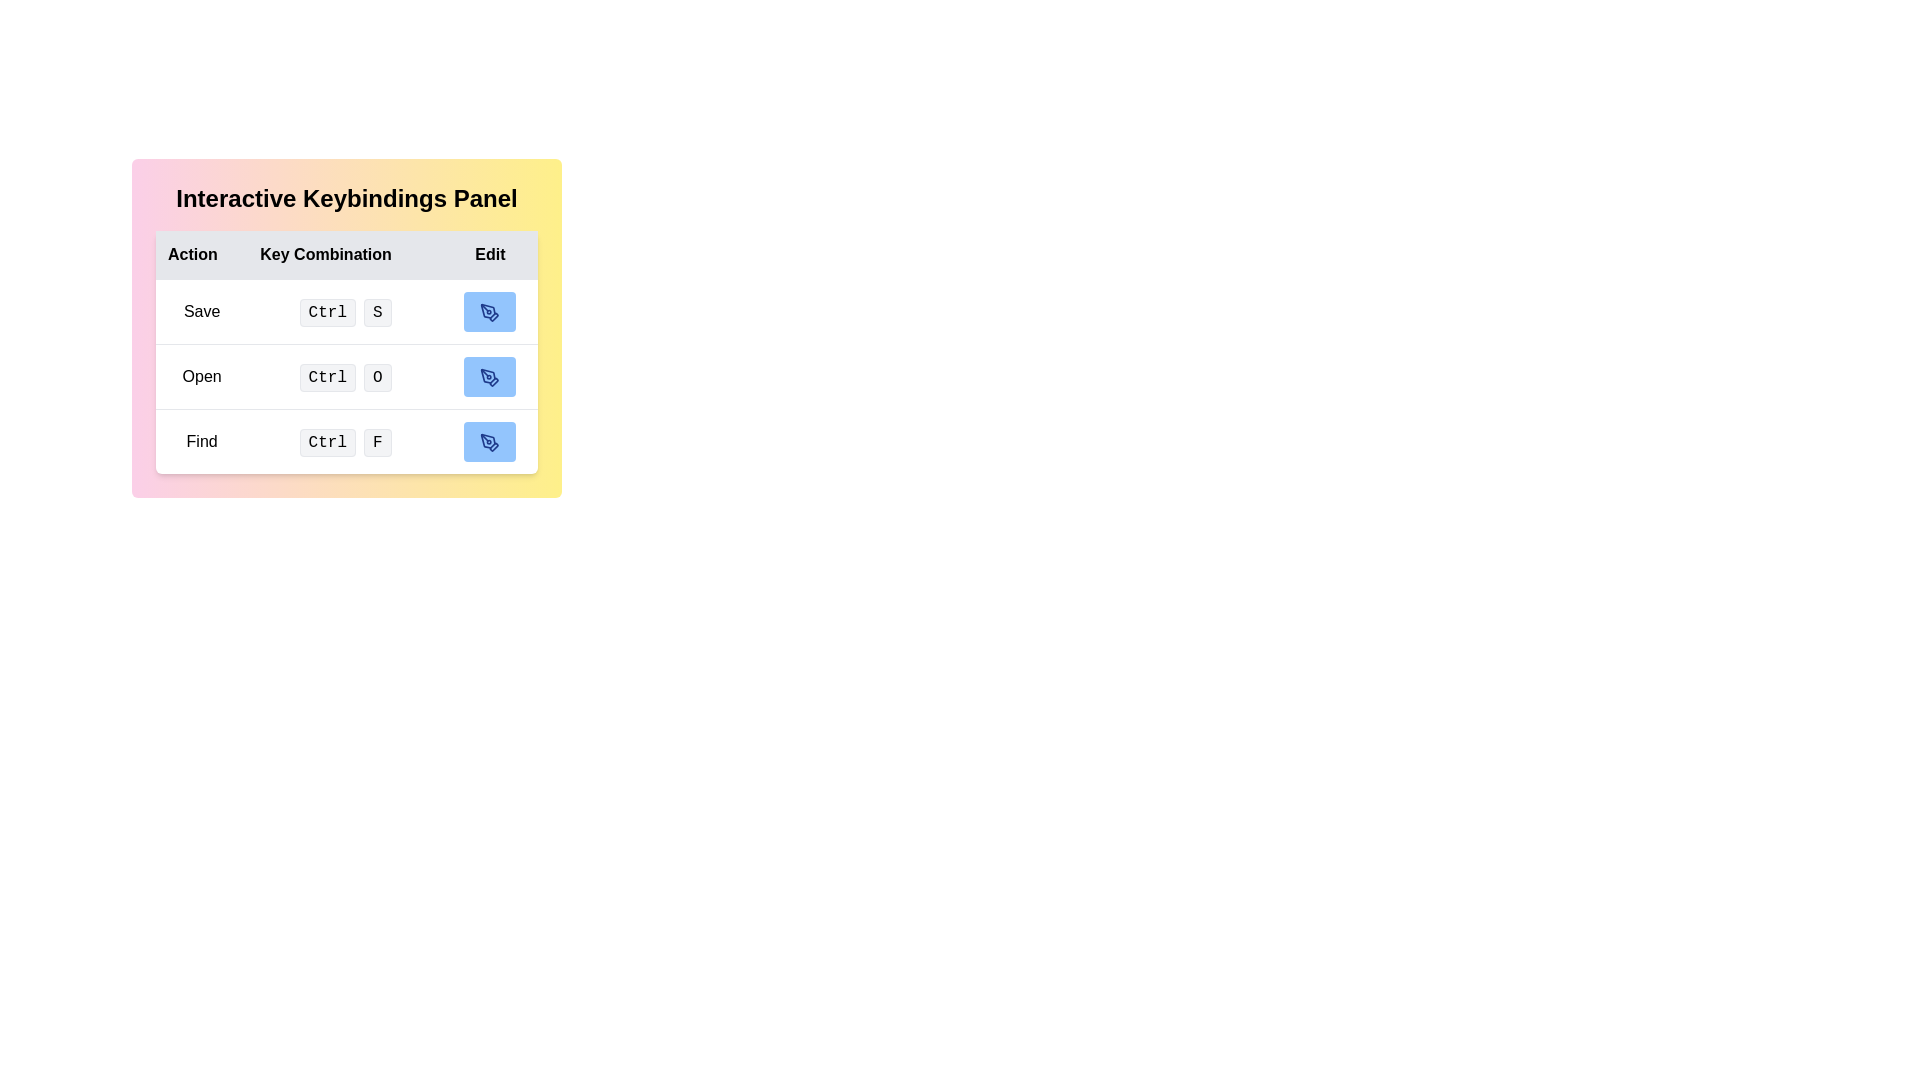 The image size is (1920, 1080). I want to click on the 'Ctrl' button-like label with a light gray background and rounded corners, located in the Key Combination column of the third row labeled 'Find', so click(327, 441).